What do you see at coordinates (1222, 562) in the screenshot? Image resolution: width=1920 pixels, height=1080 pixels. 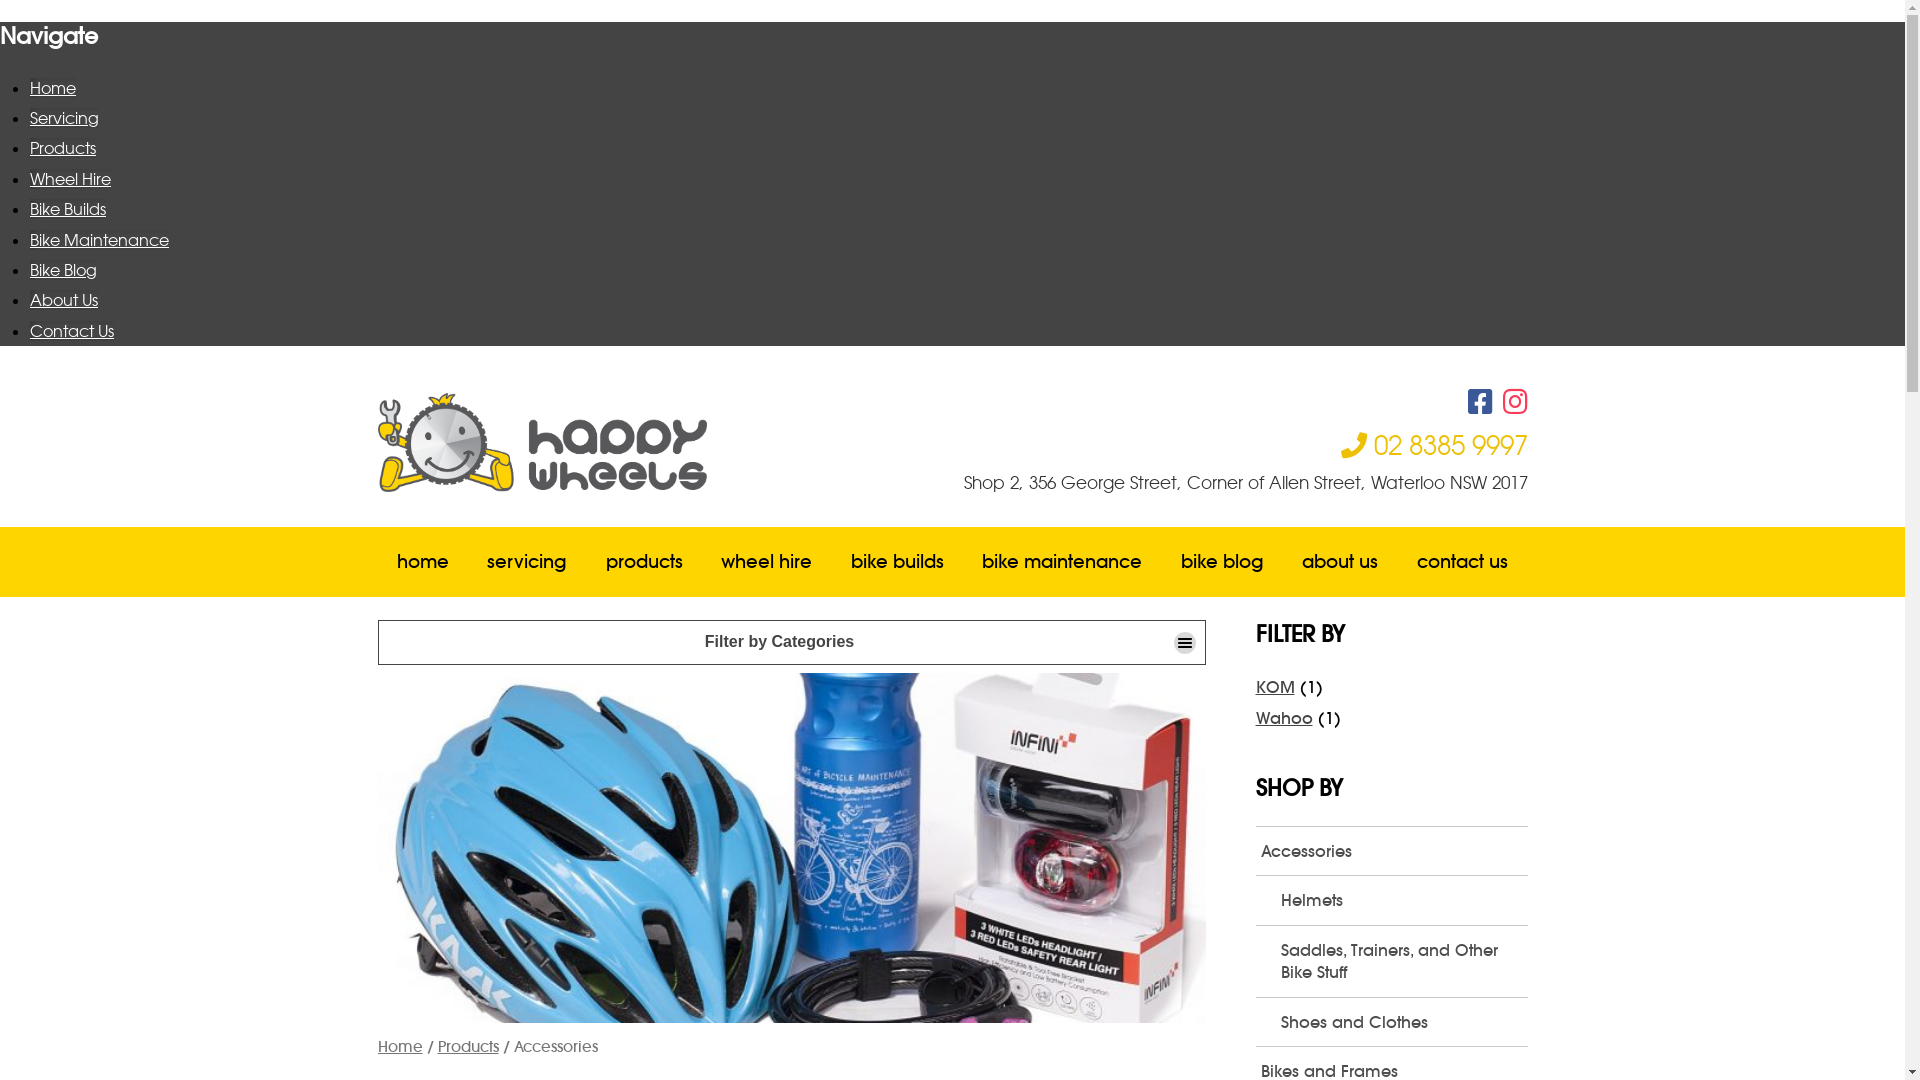 I see `'bike blog'` at bounding box center [1222, 562].